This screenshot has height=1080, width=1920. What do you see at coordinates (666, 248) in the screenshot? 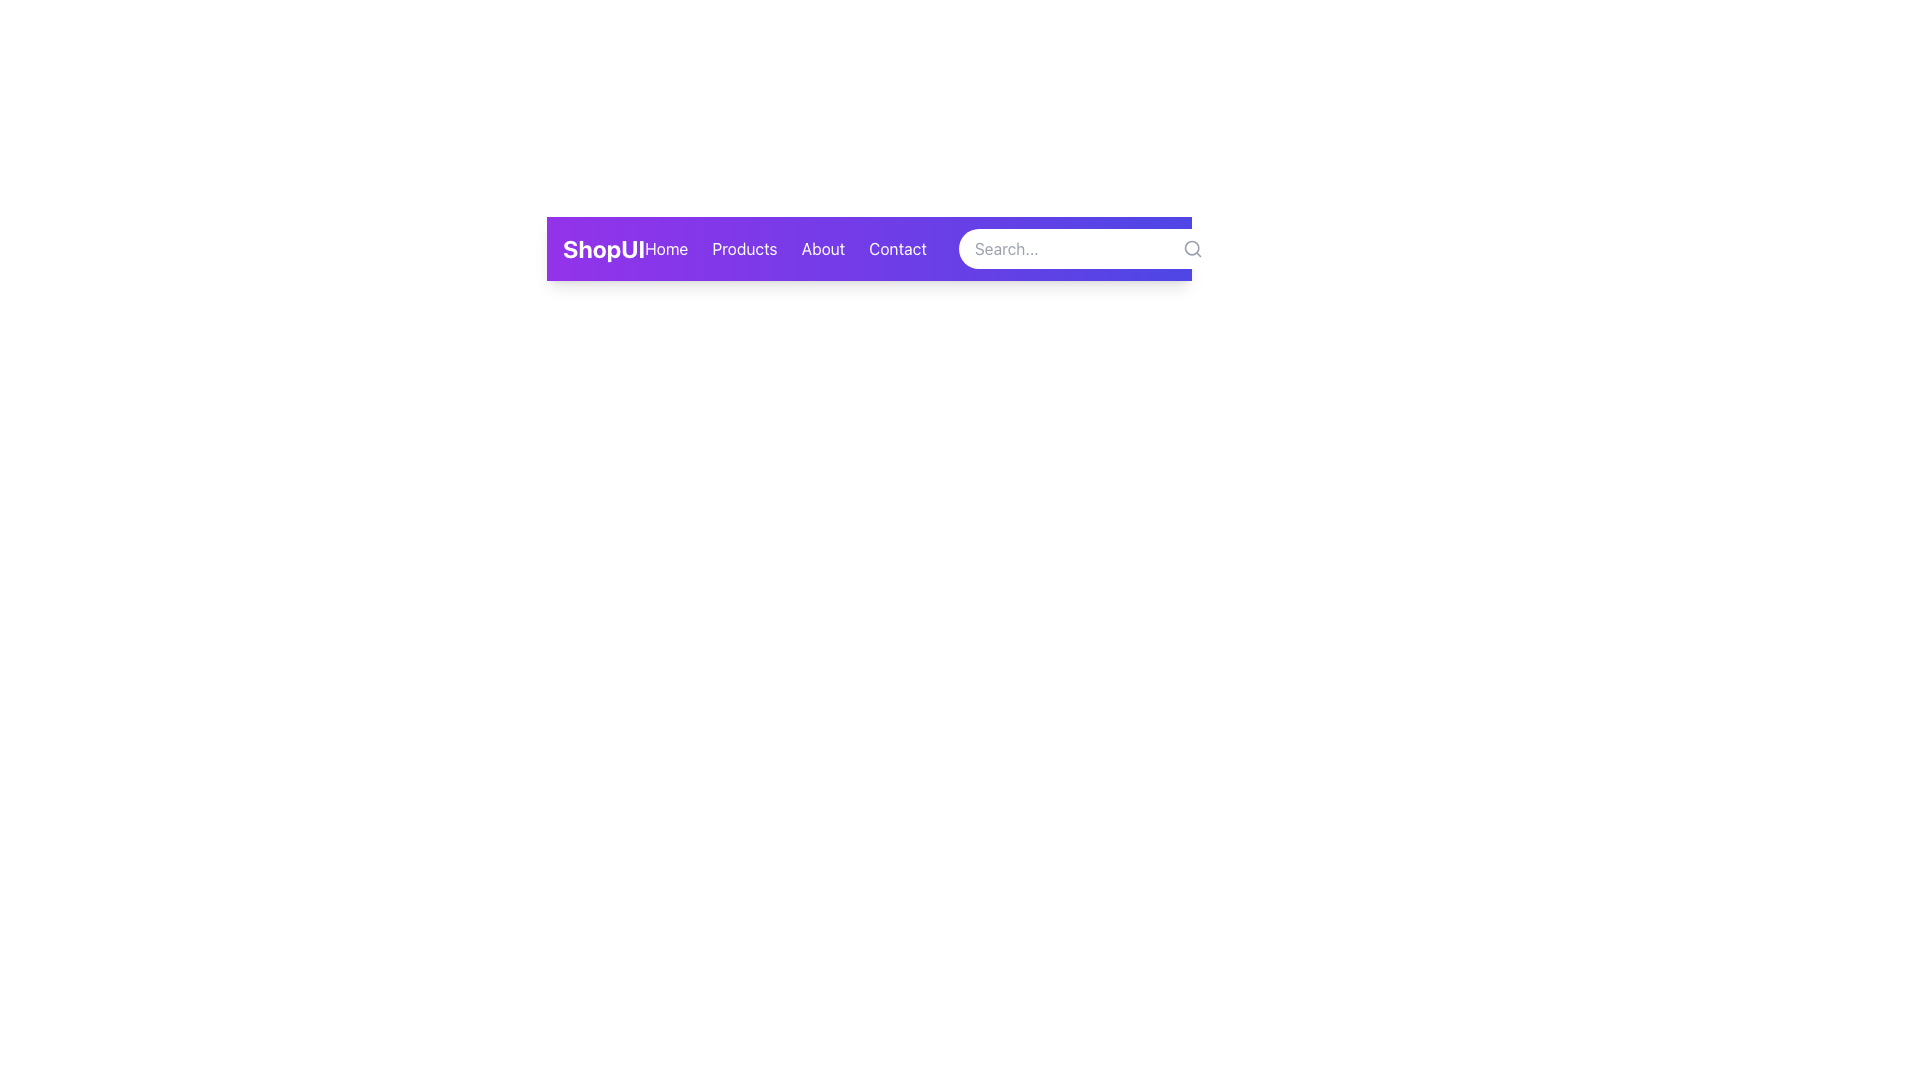
I see `the Navigation link that redirects to the home page of the application to change its color` at bounding box center [666, 248].